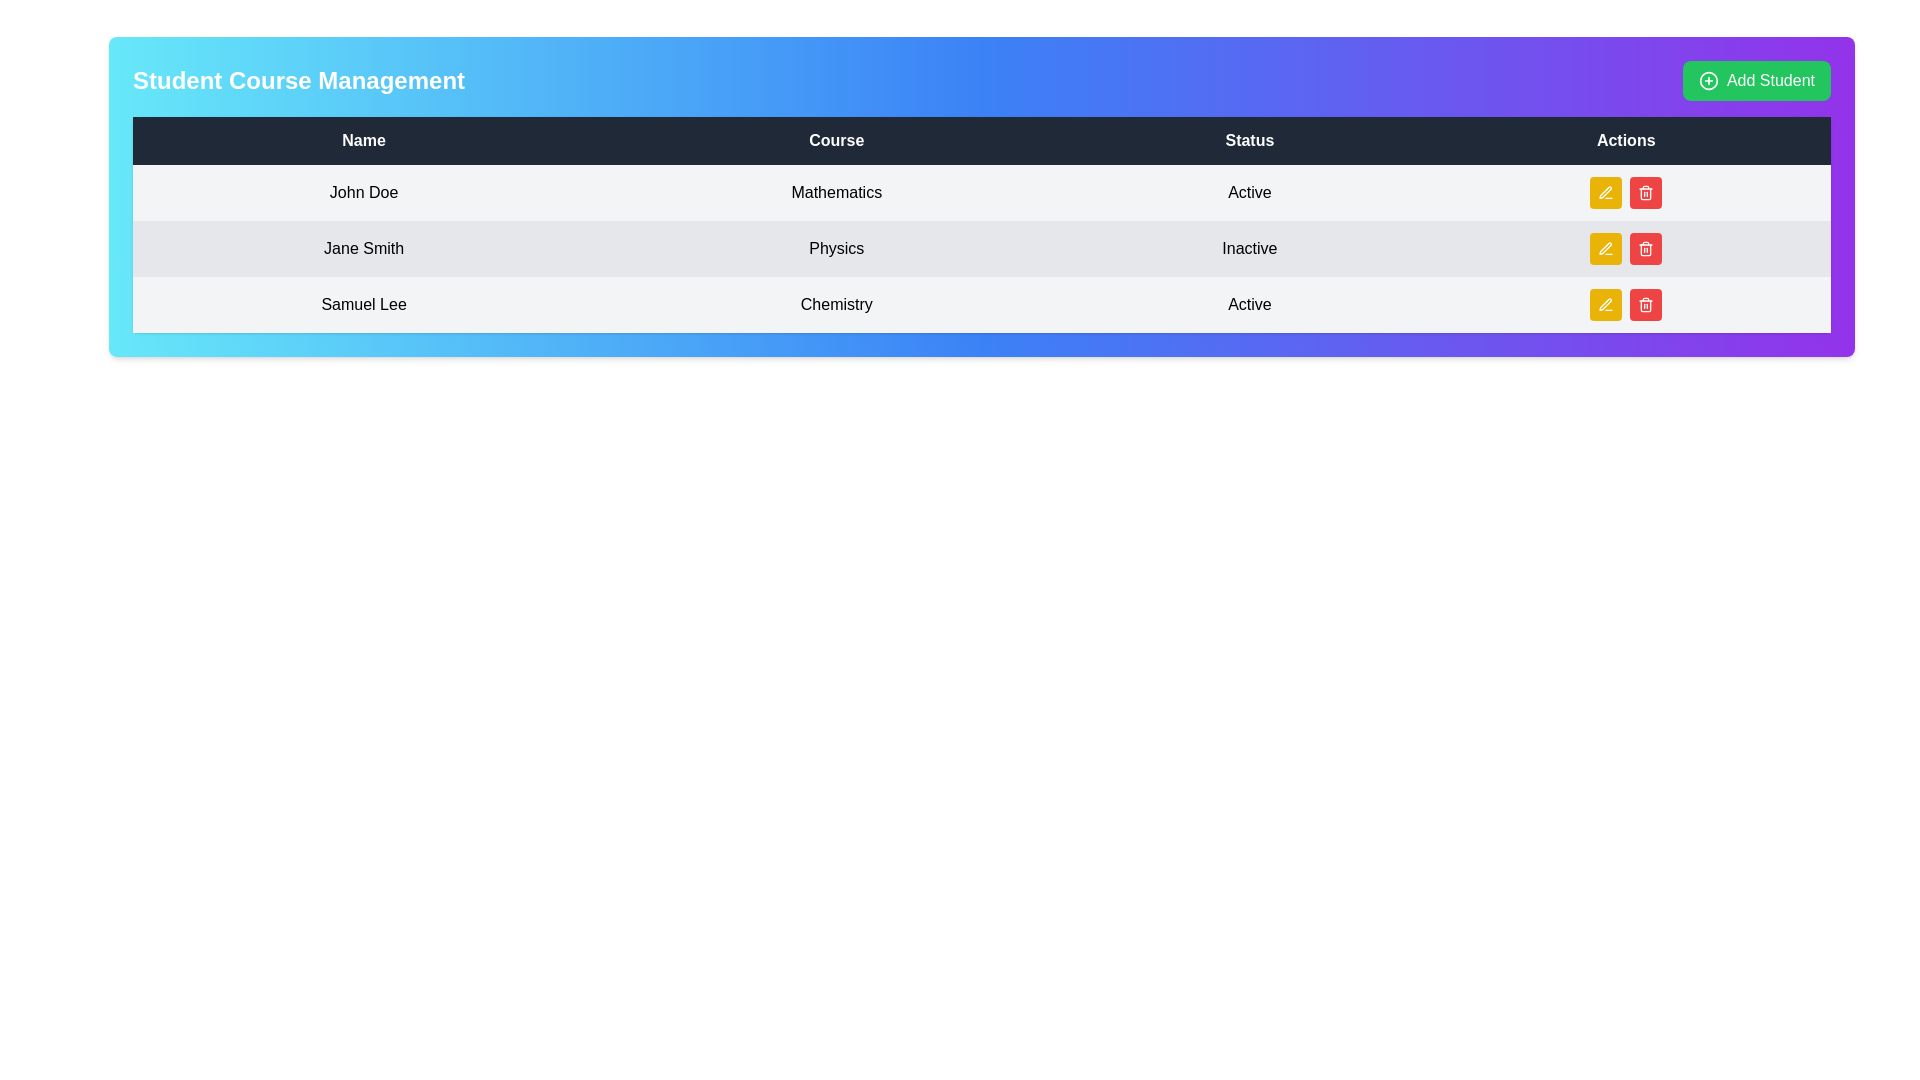  I want to click on the Label/Text Display element that contains the word 'Inactive', which is positioned under the 'Status' column in the second row of the table, to the right of 'Physics' and to the left of the action icons, so click(1248, 248).